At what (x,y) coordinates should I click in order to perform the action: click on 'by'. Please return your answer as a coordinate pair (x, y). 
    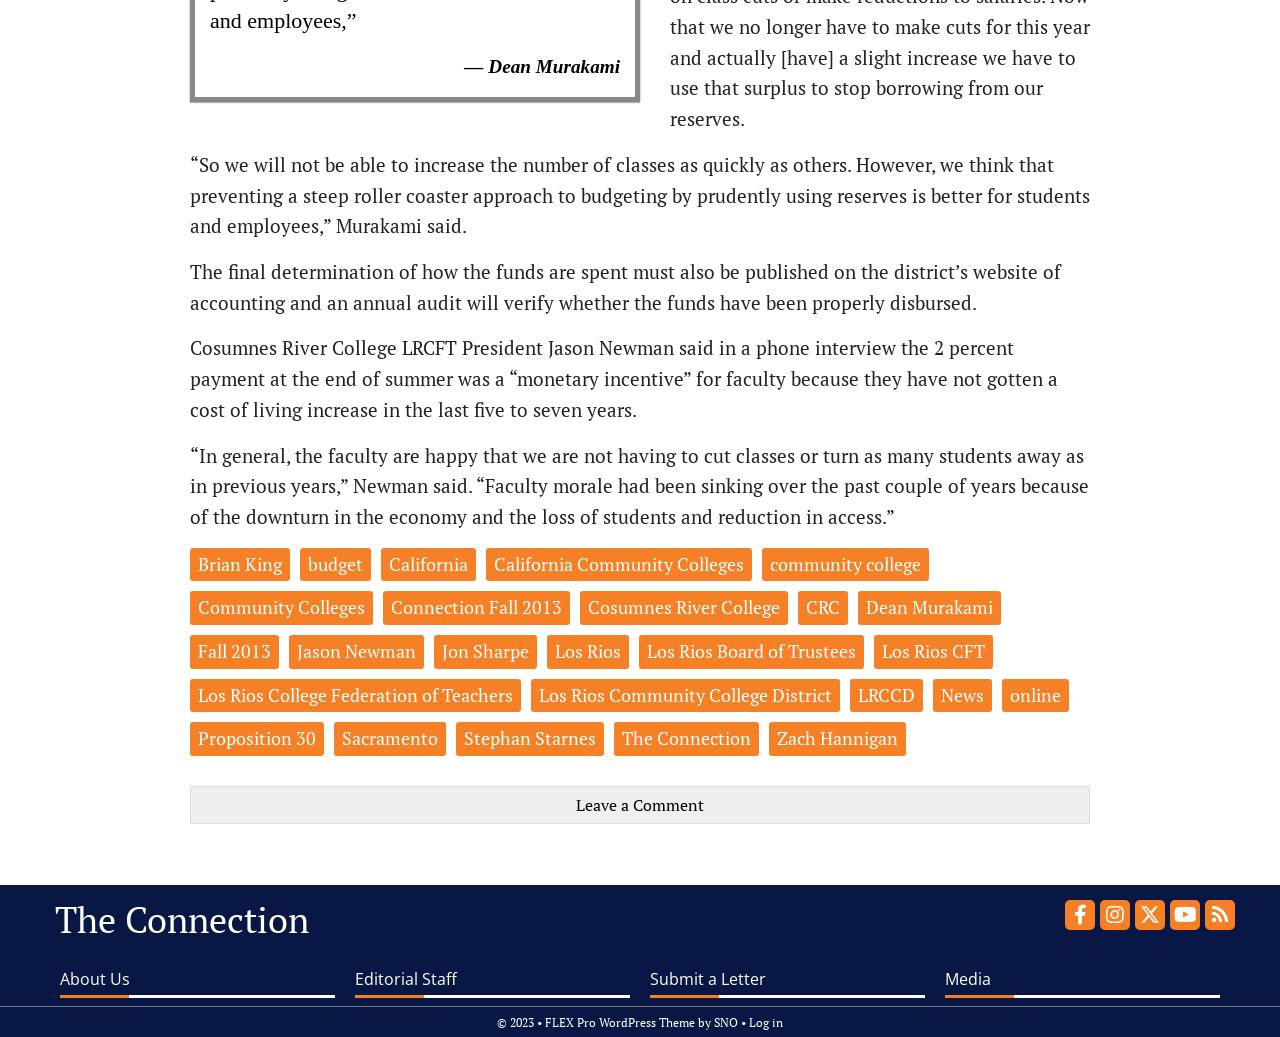
    Looking at the image, I should click on (704, 1021).